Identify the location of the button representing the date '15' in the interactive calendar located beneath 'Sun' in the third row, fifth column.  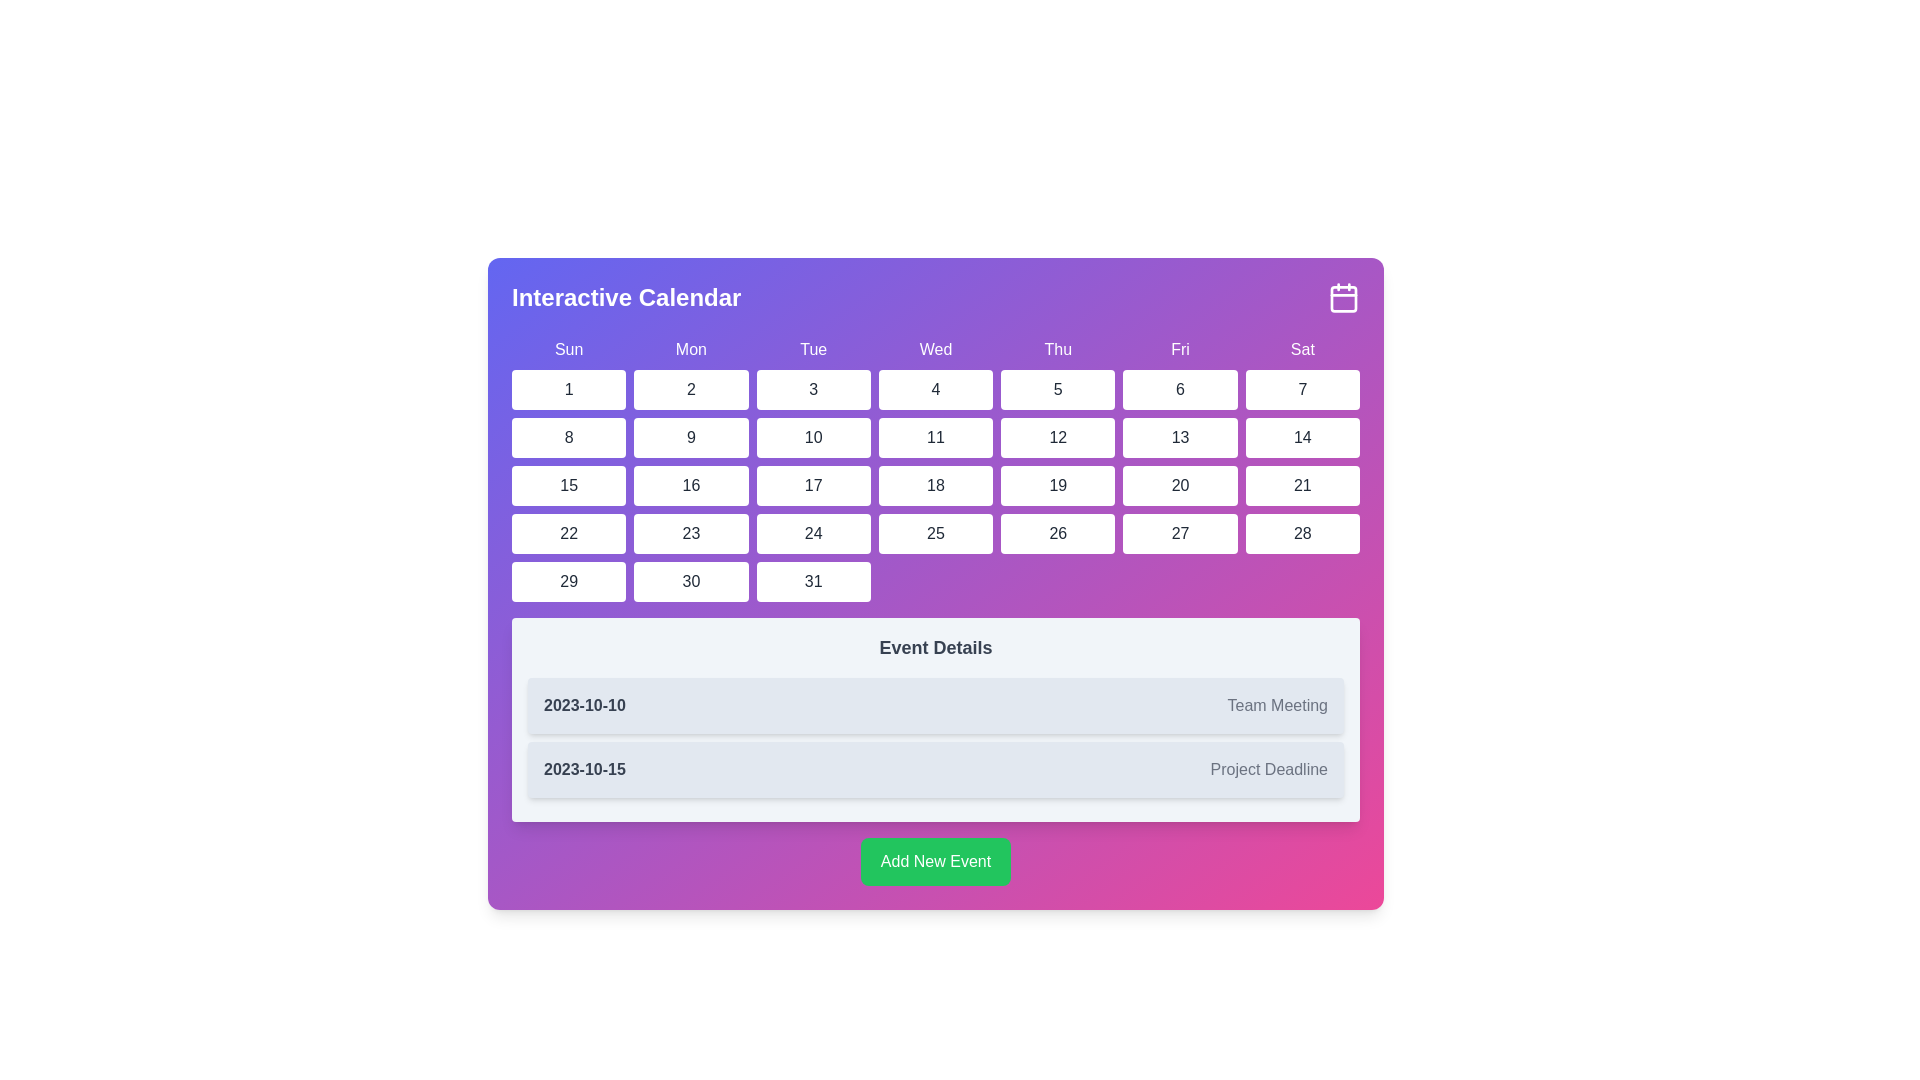
(568, 486).